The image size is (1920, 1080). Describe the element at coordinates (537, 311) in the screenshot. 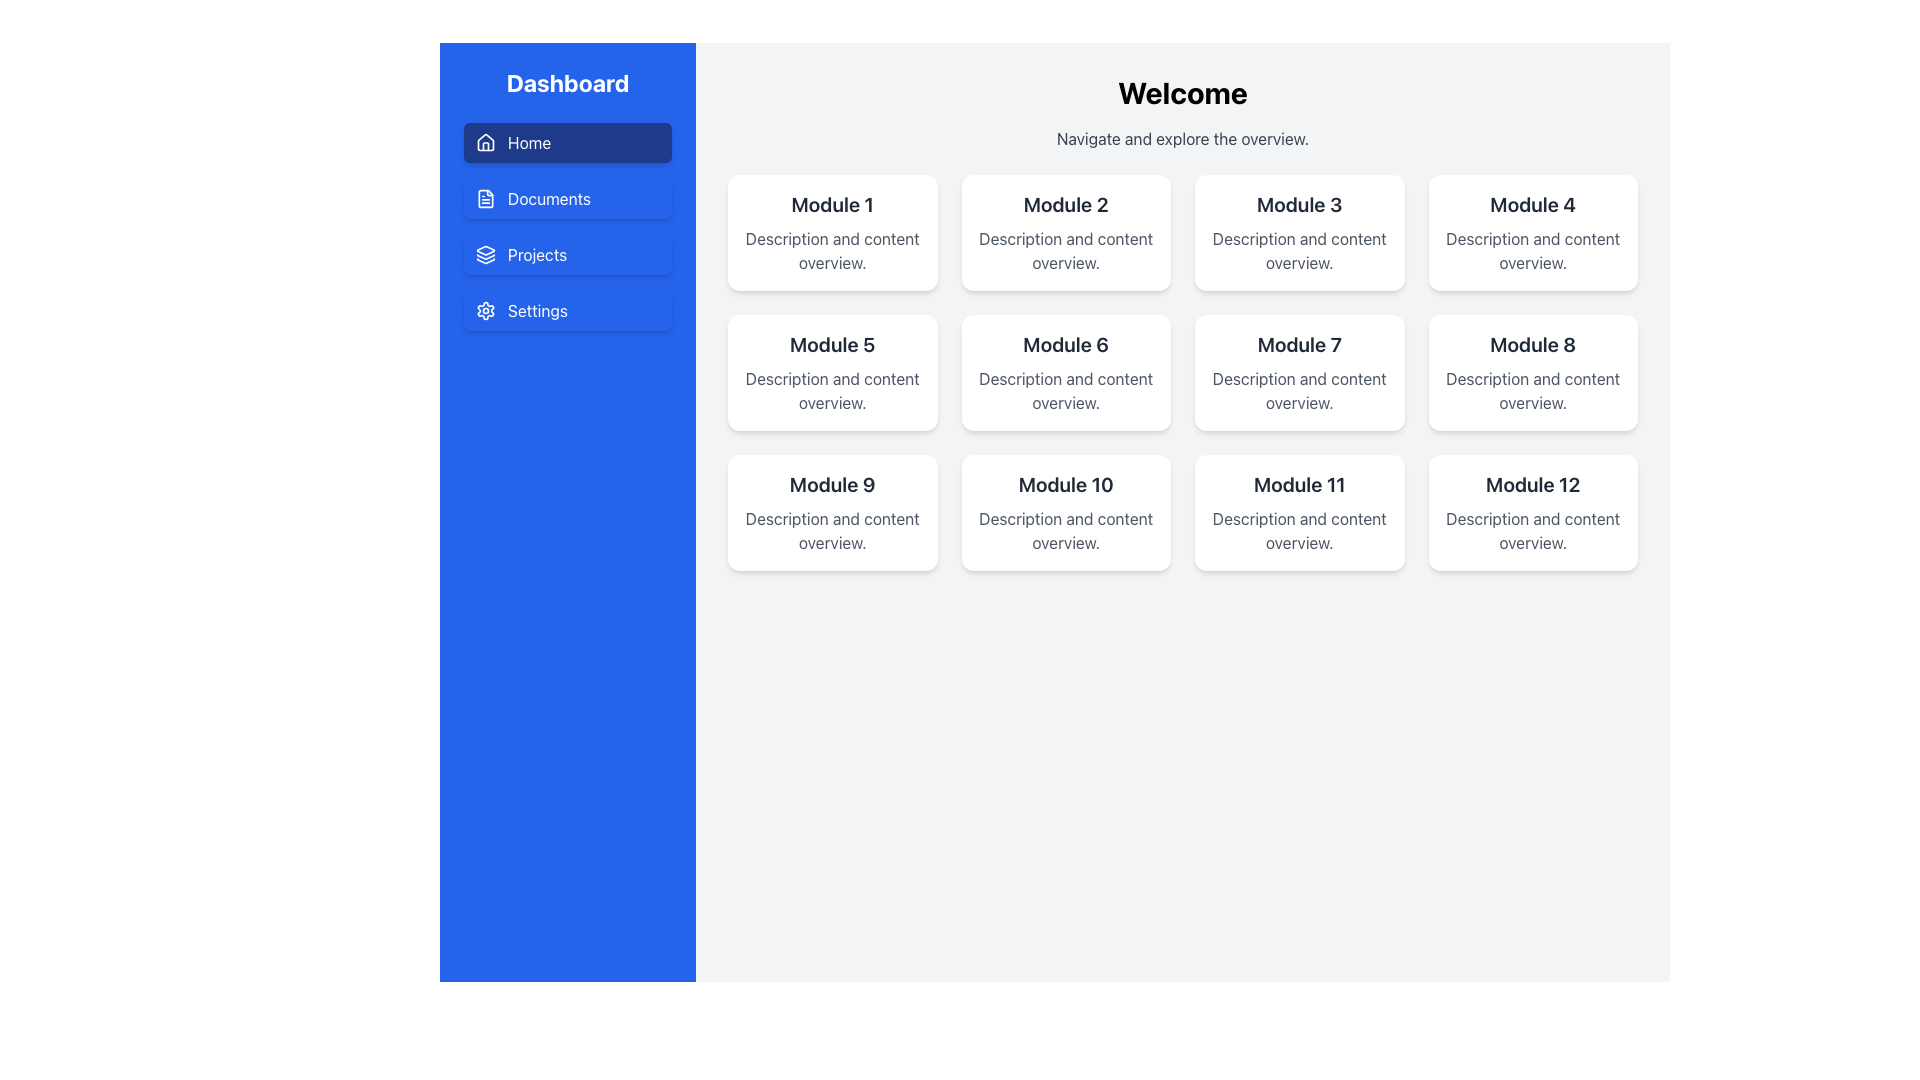

I see `the Text Label that indicates the purpose of the navigation item for 'Settings', located in the left side navigation bar, positioned beneath 'Projects'` at that location.